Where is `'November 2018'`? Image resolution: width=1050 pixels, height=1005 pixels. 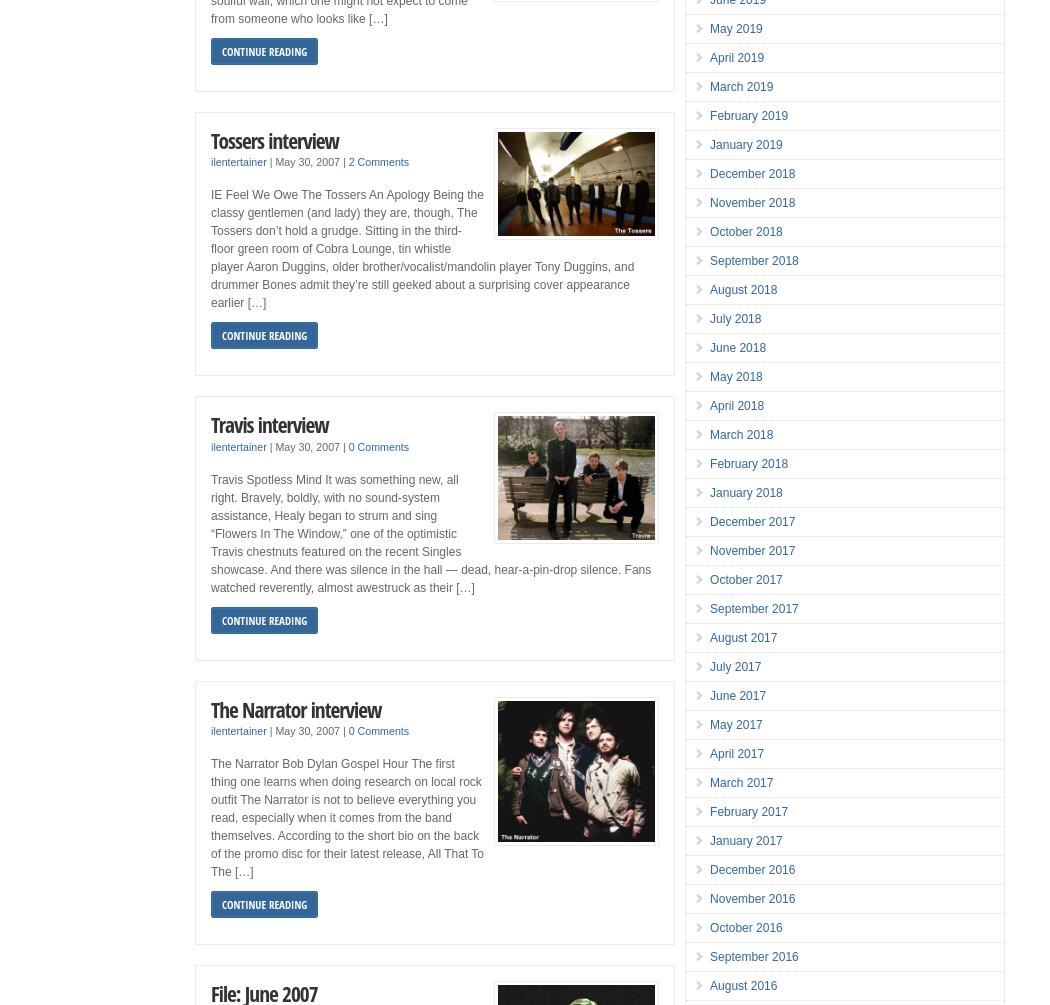
'November 2018' is located at coordinates (752, 202).